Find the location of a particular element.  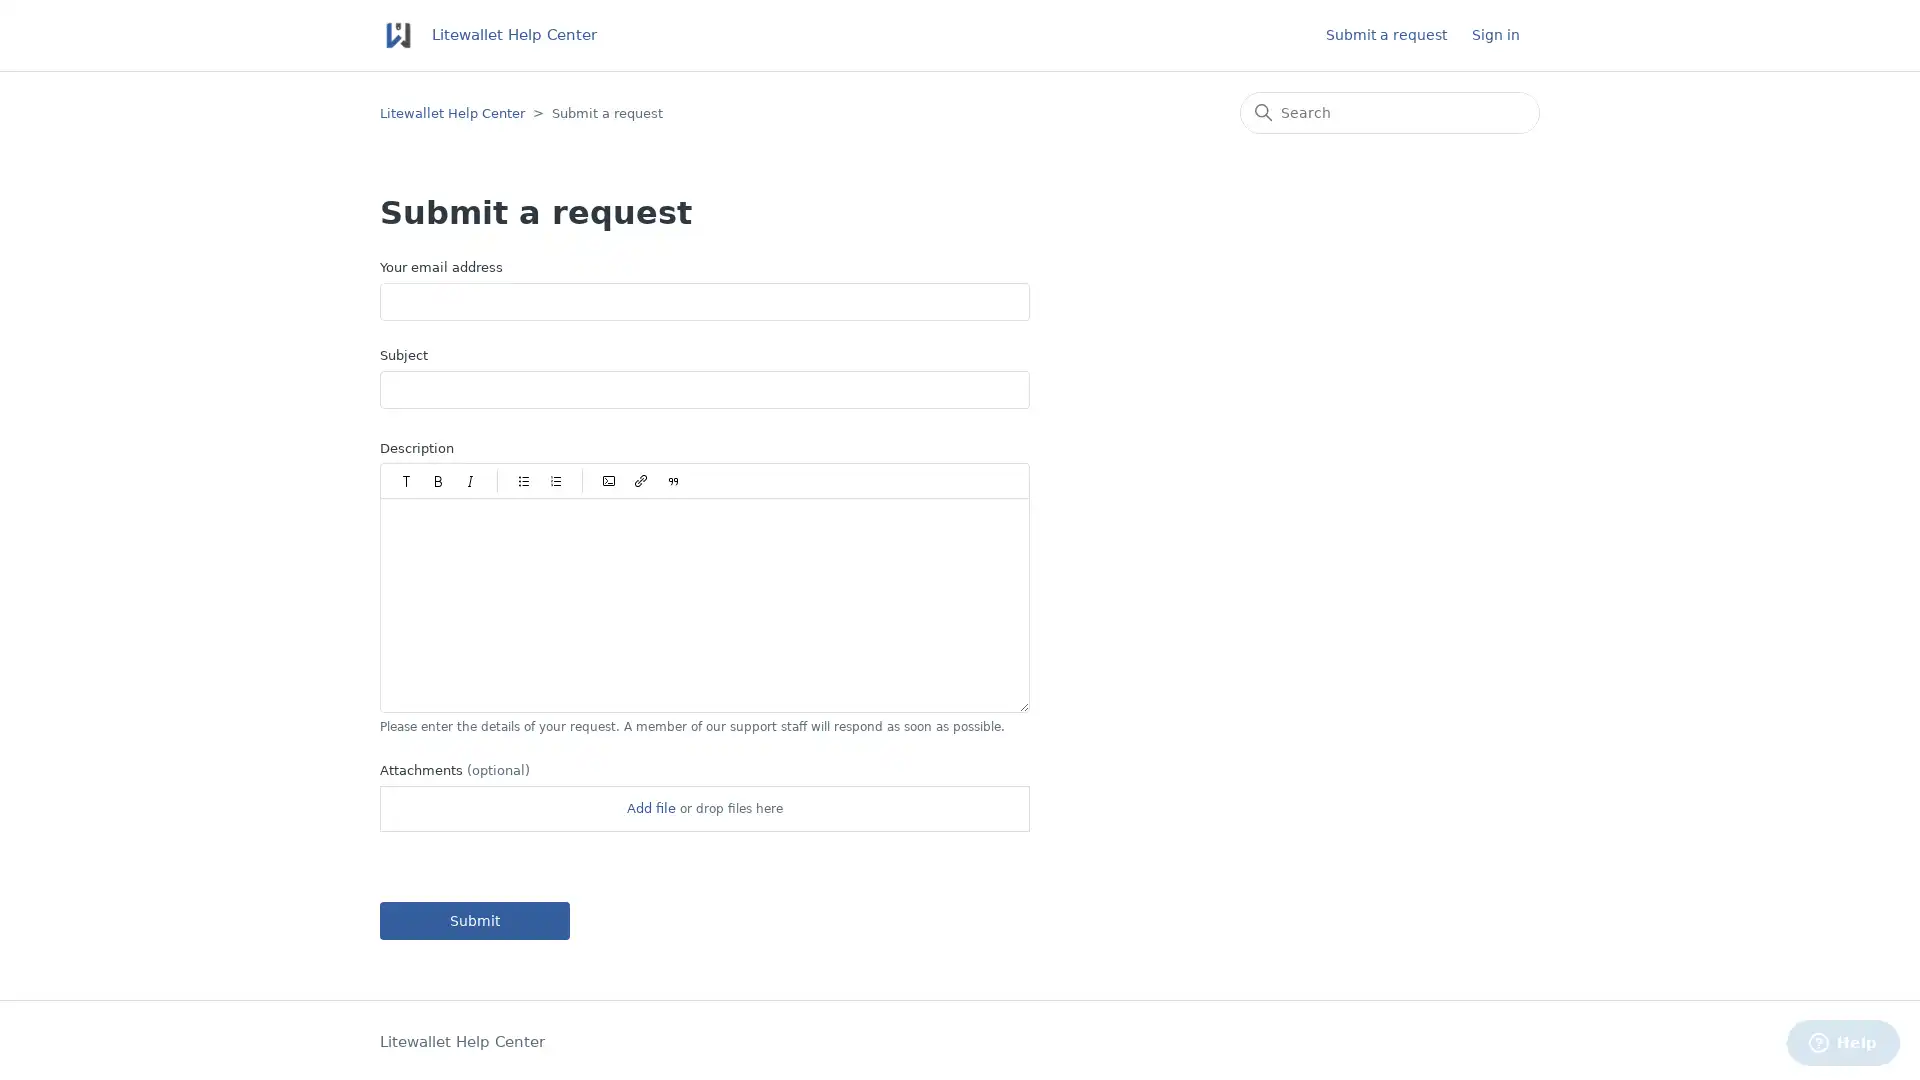

Numbered list is located at coordinates (556, 481).